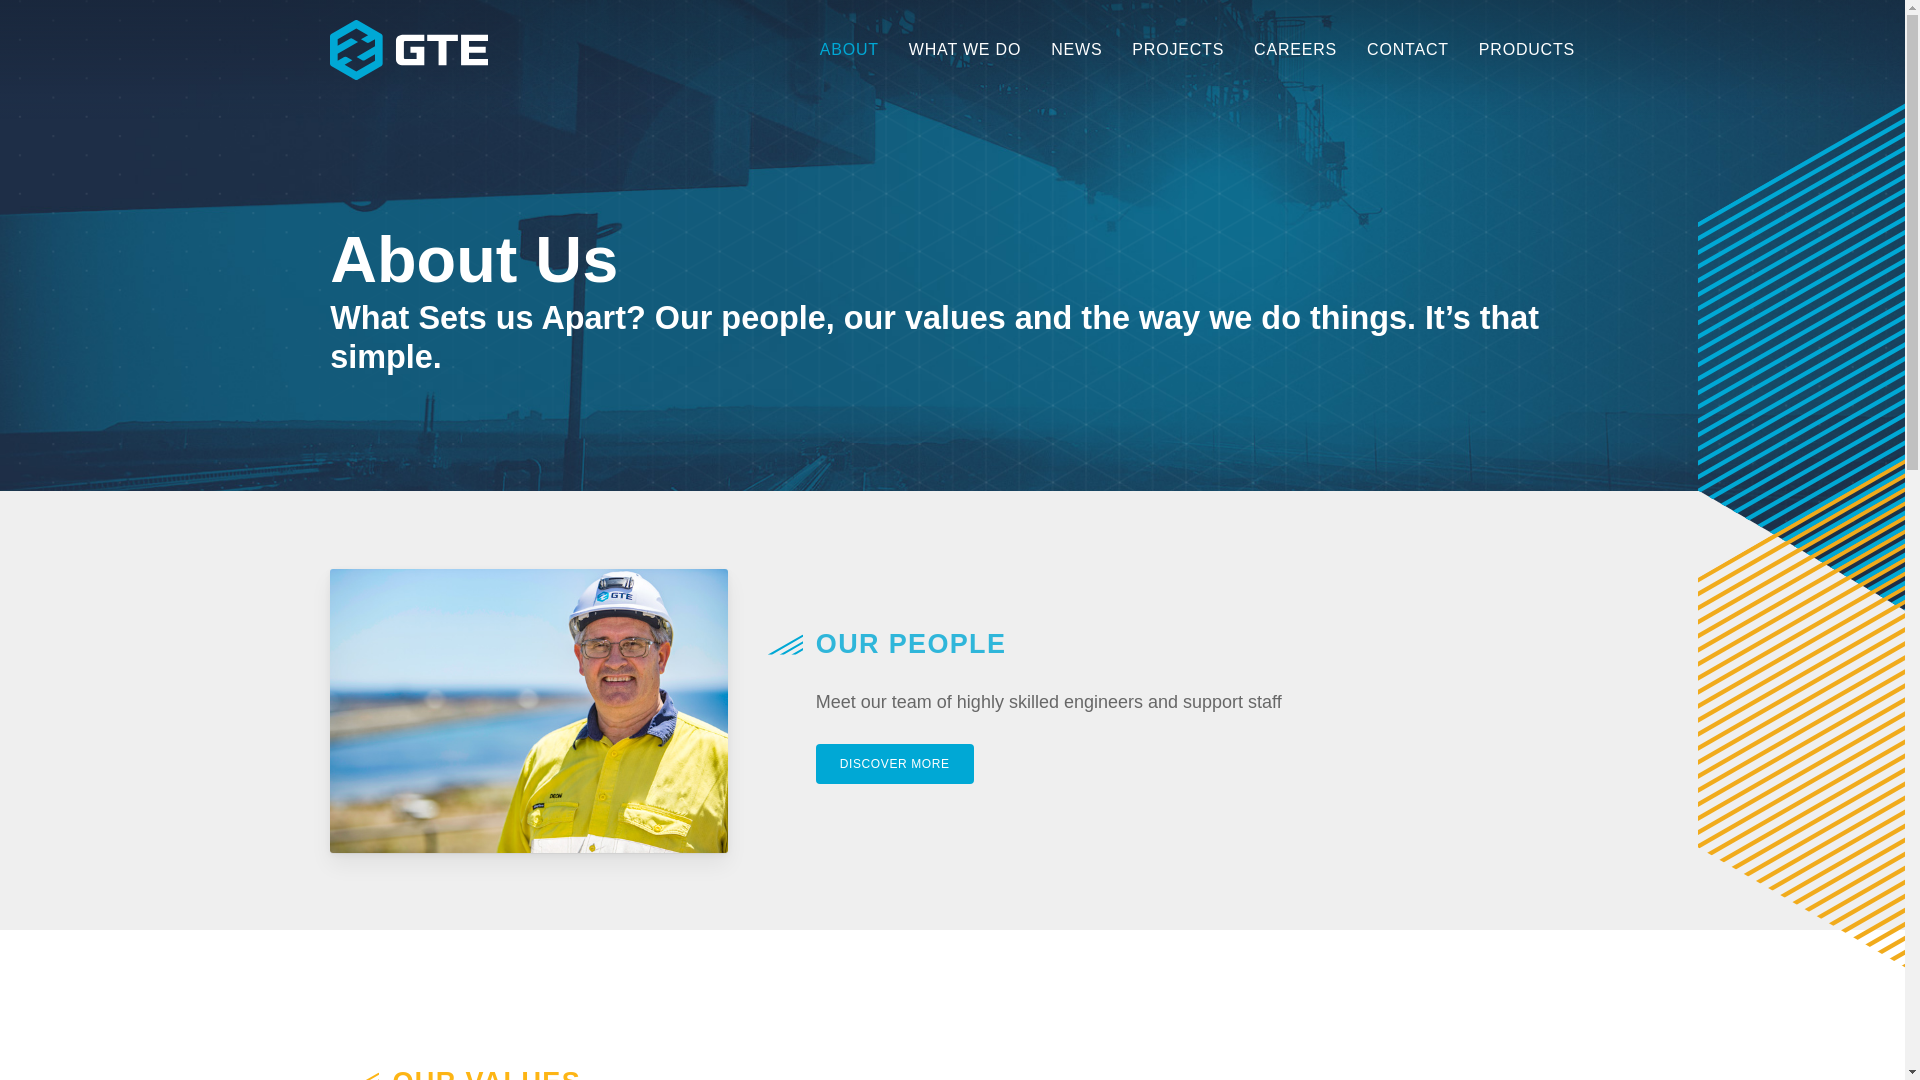  I want to click on 'NEWS', so click(1036, 49).